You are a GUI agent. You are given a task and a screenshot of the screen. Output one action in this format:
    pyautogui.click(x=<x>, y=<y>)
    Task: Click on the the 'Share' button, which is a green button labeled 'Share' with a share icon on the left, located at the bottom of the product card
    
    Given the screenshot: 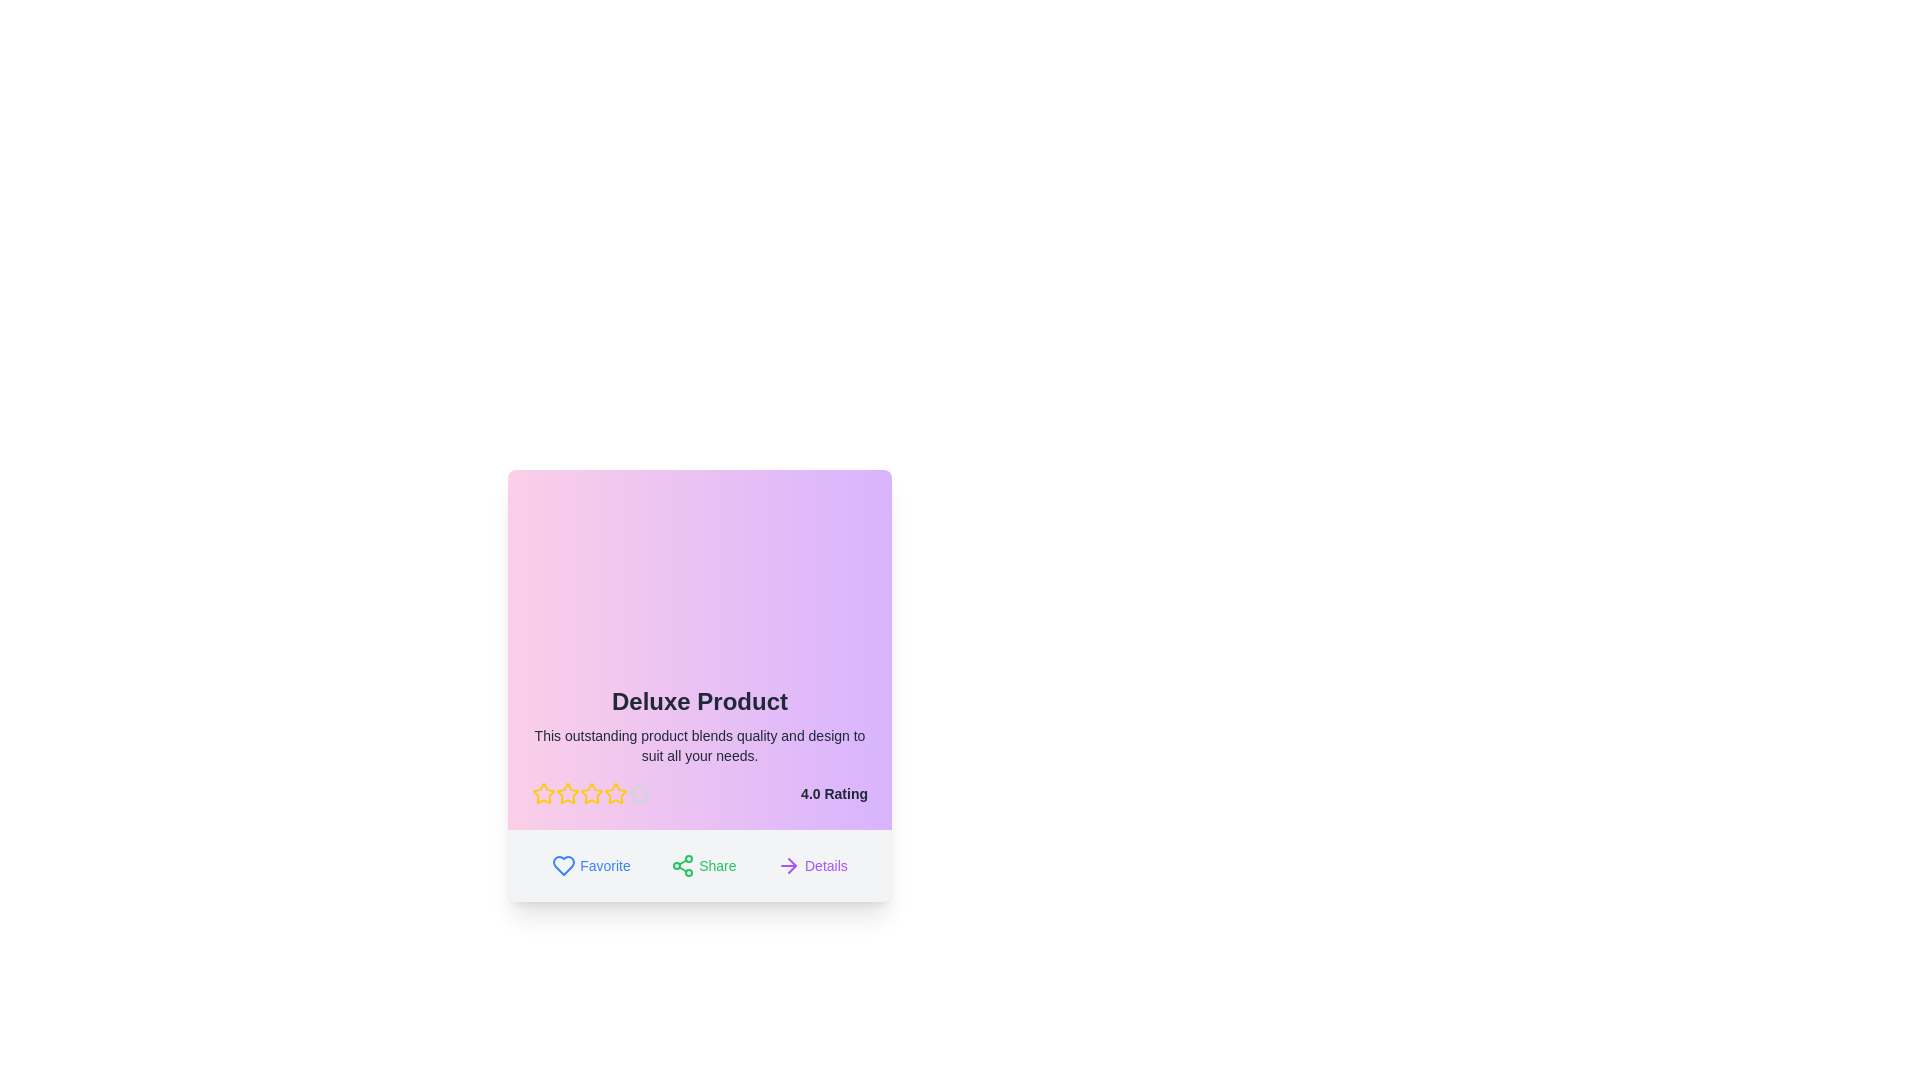 What is the action you would take?
    pyautogui.click(x=703, y=865)
    